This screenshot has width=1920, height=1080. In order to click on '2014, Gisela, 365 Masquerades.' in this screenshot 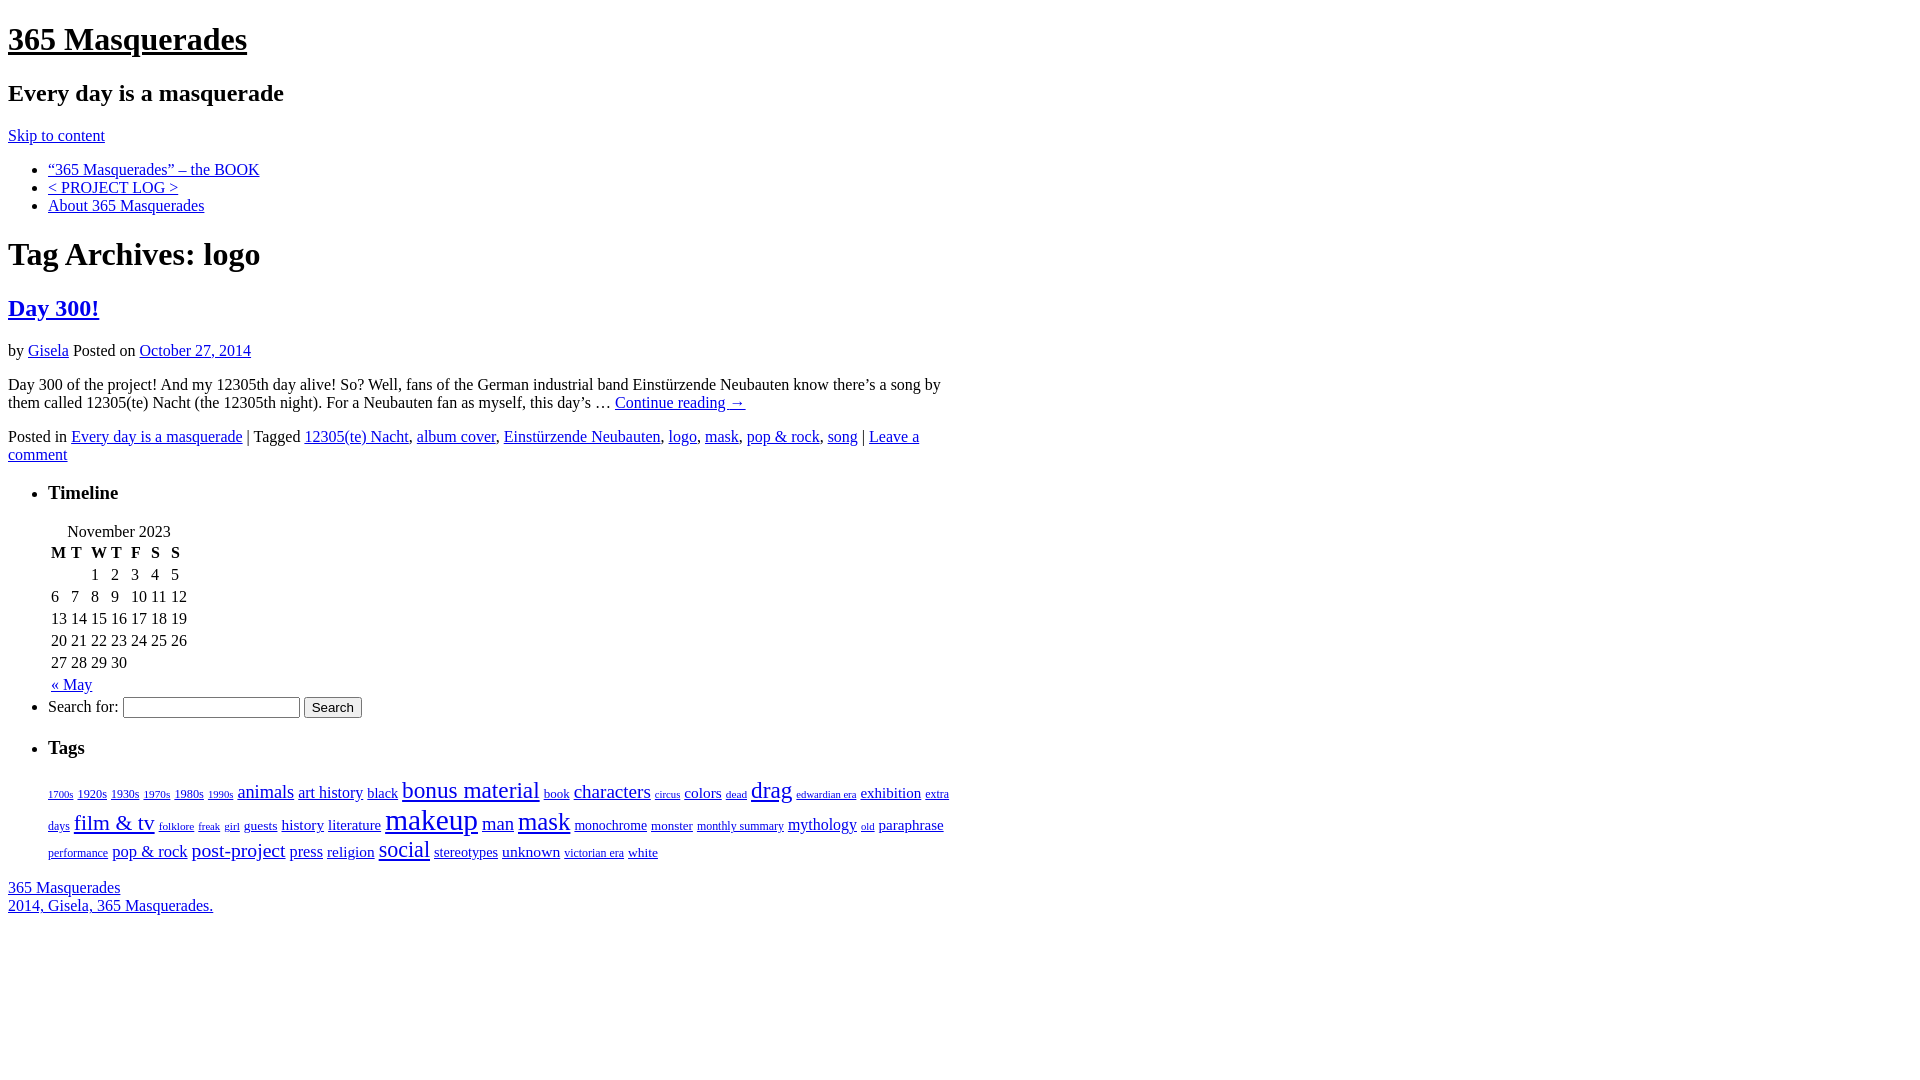, I will do `click(109, 905)`.